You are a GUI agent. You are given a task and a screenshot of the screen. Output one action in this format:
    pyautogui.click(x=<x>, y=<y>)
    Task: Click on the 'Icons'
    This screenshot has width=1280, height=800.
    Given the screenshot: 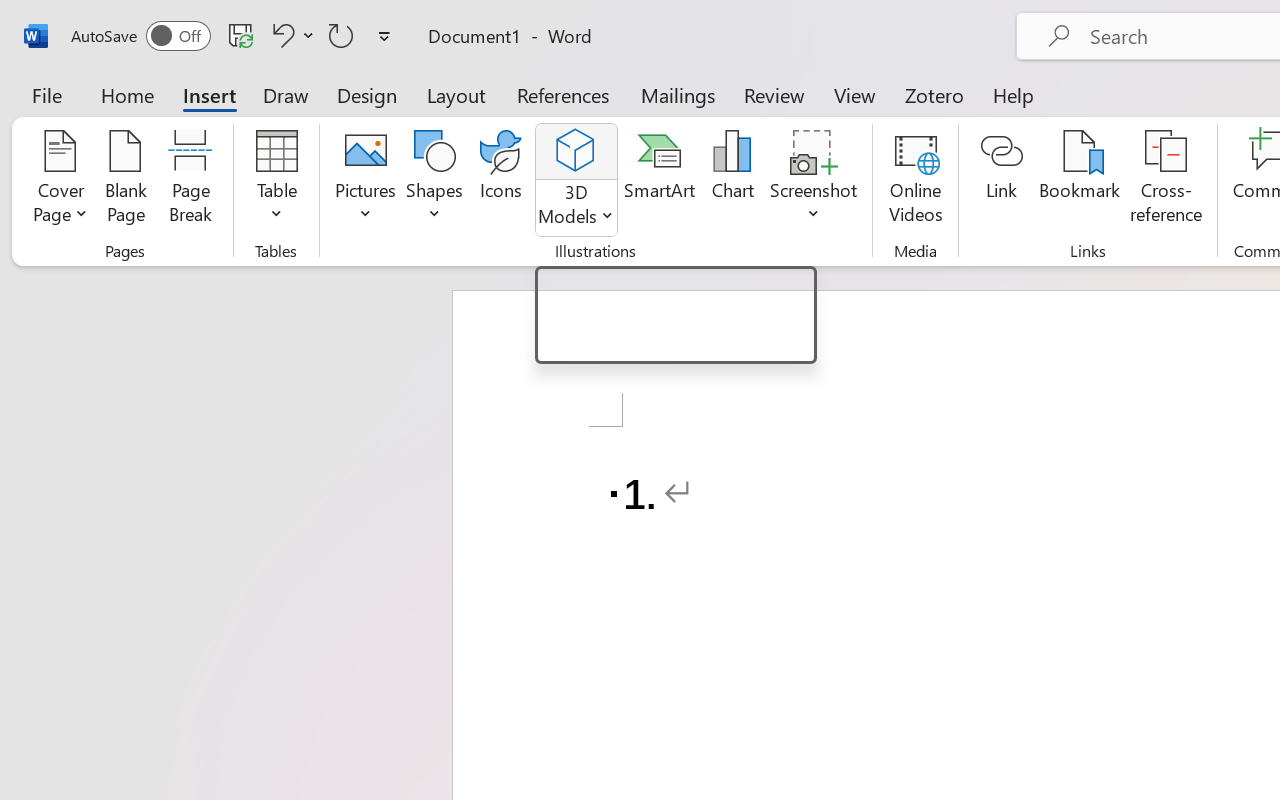 What is the action you would take?
    pyautogui.click(x=501, y=179)
    